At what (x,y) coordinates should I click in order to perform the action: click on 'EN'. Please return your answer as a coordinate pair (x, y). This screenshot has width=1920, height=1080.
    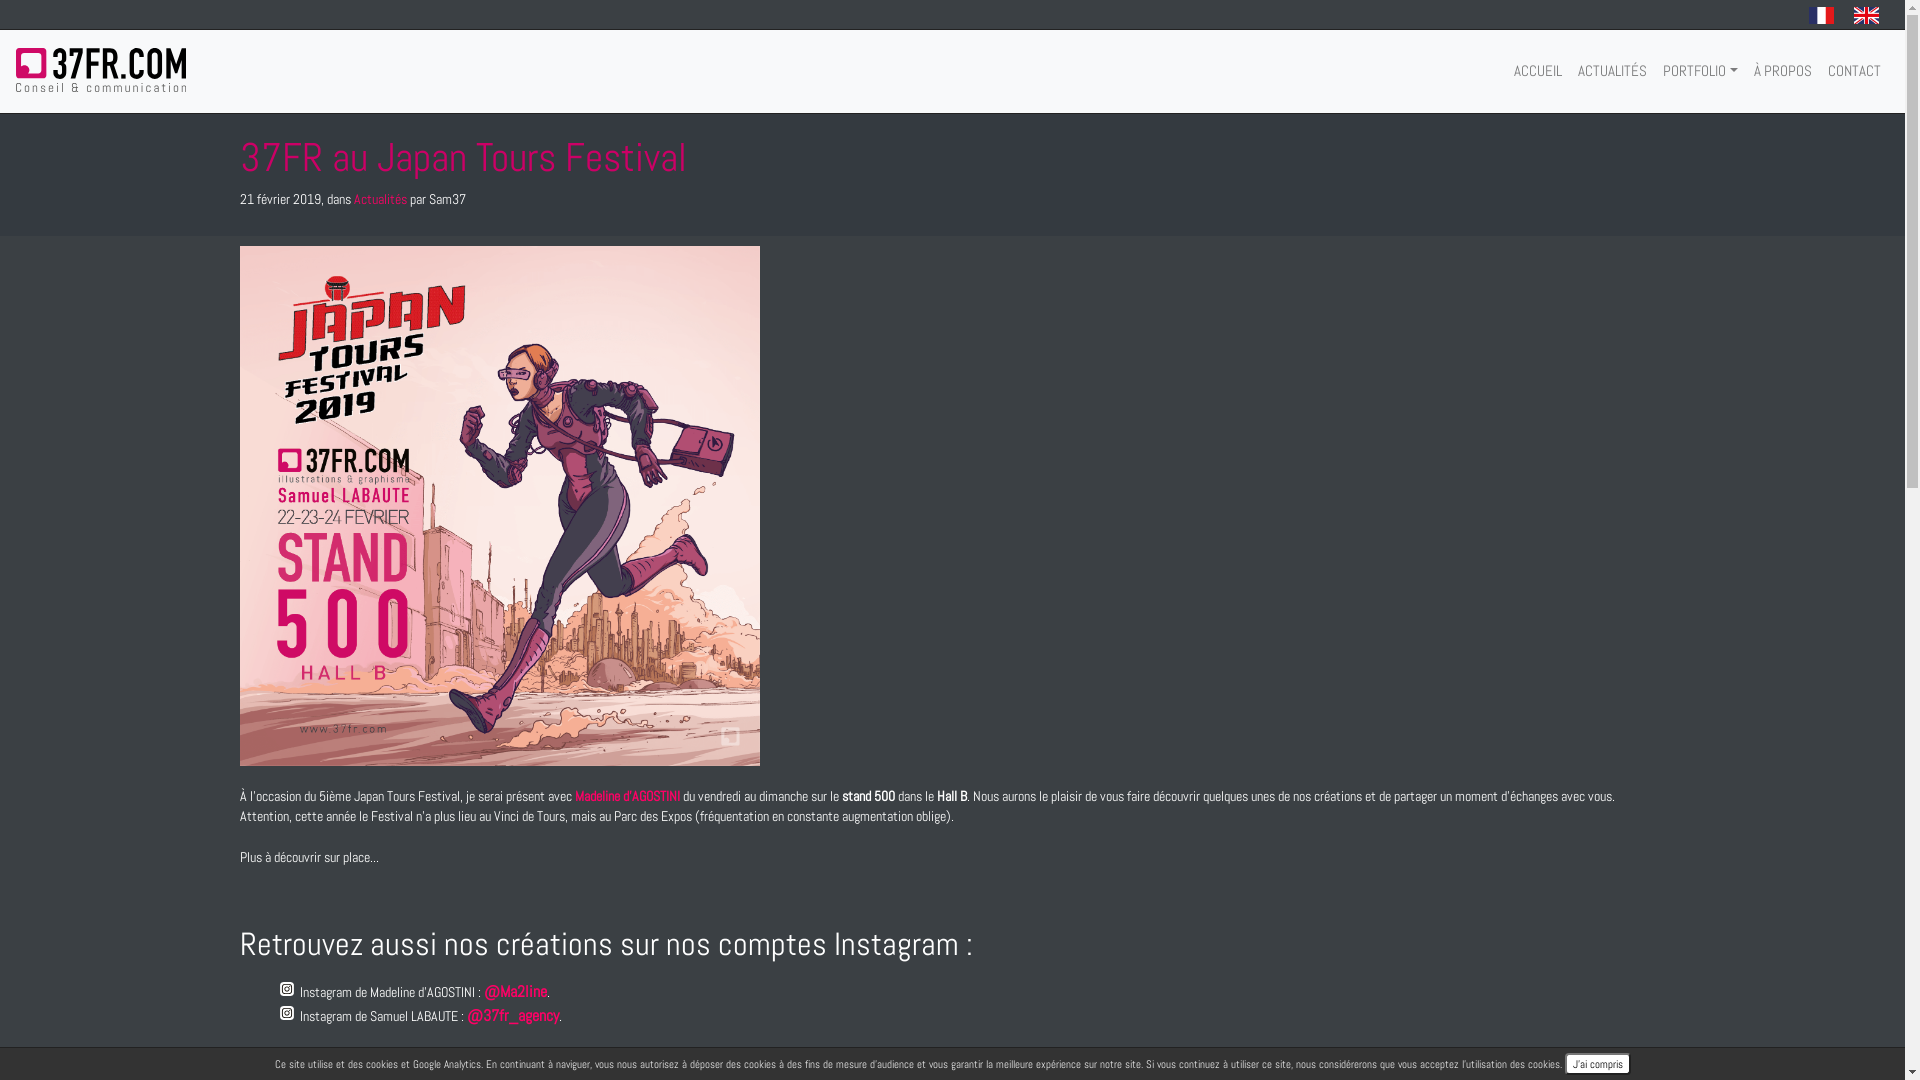
    Looking at the image, I should click on (1865, 15).